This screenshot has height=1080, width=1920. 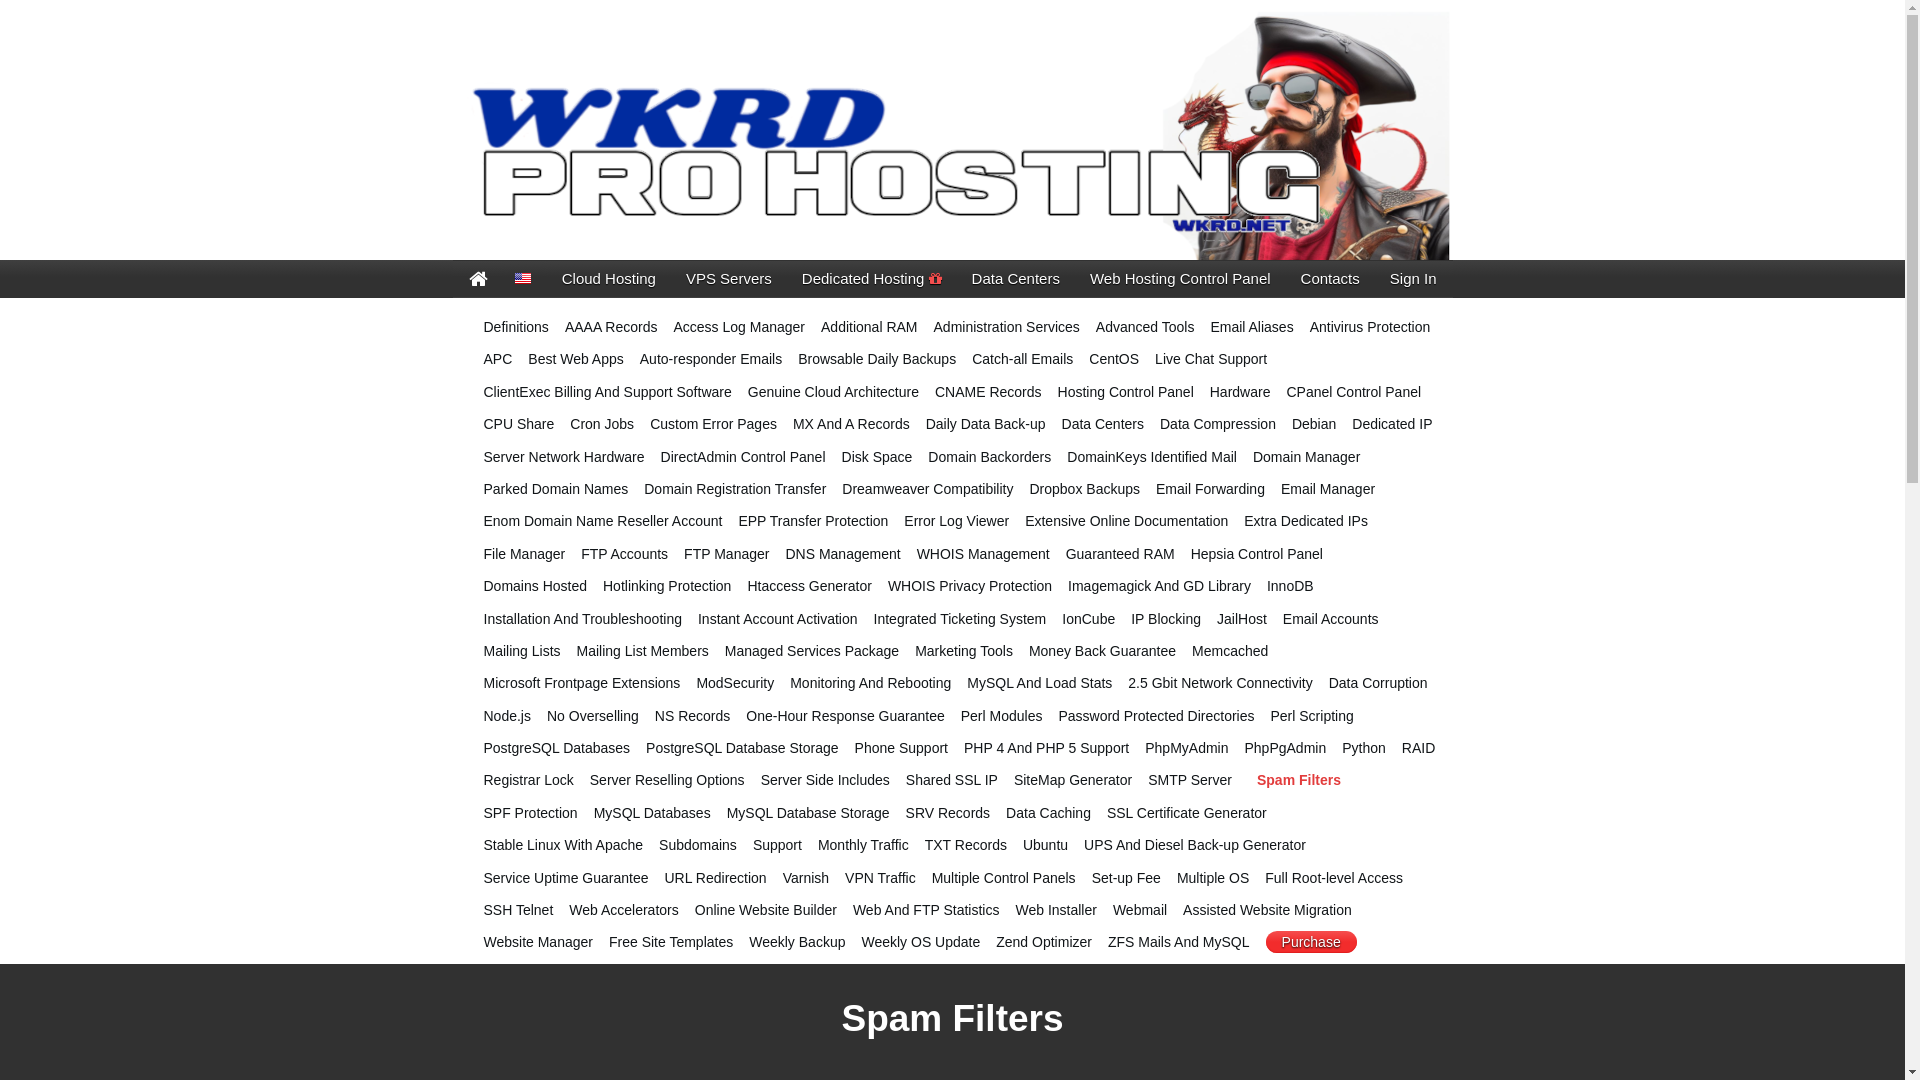 What do you see at coordinates (652, 813) in the screenshot?
I see `'MySQL Databases'` at bounding box center [652, 813].